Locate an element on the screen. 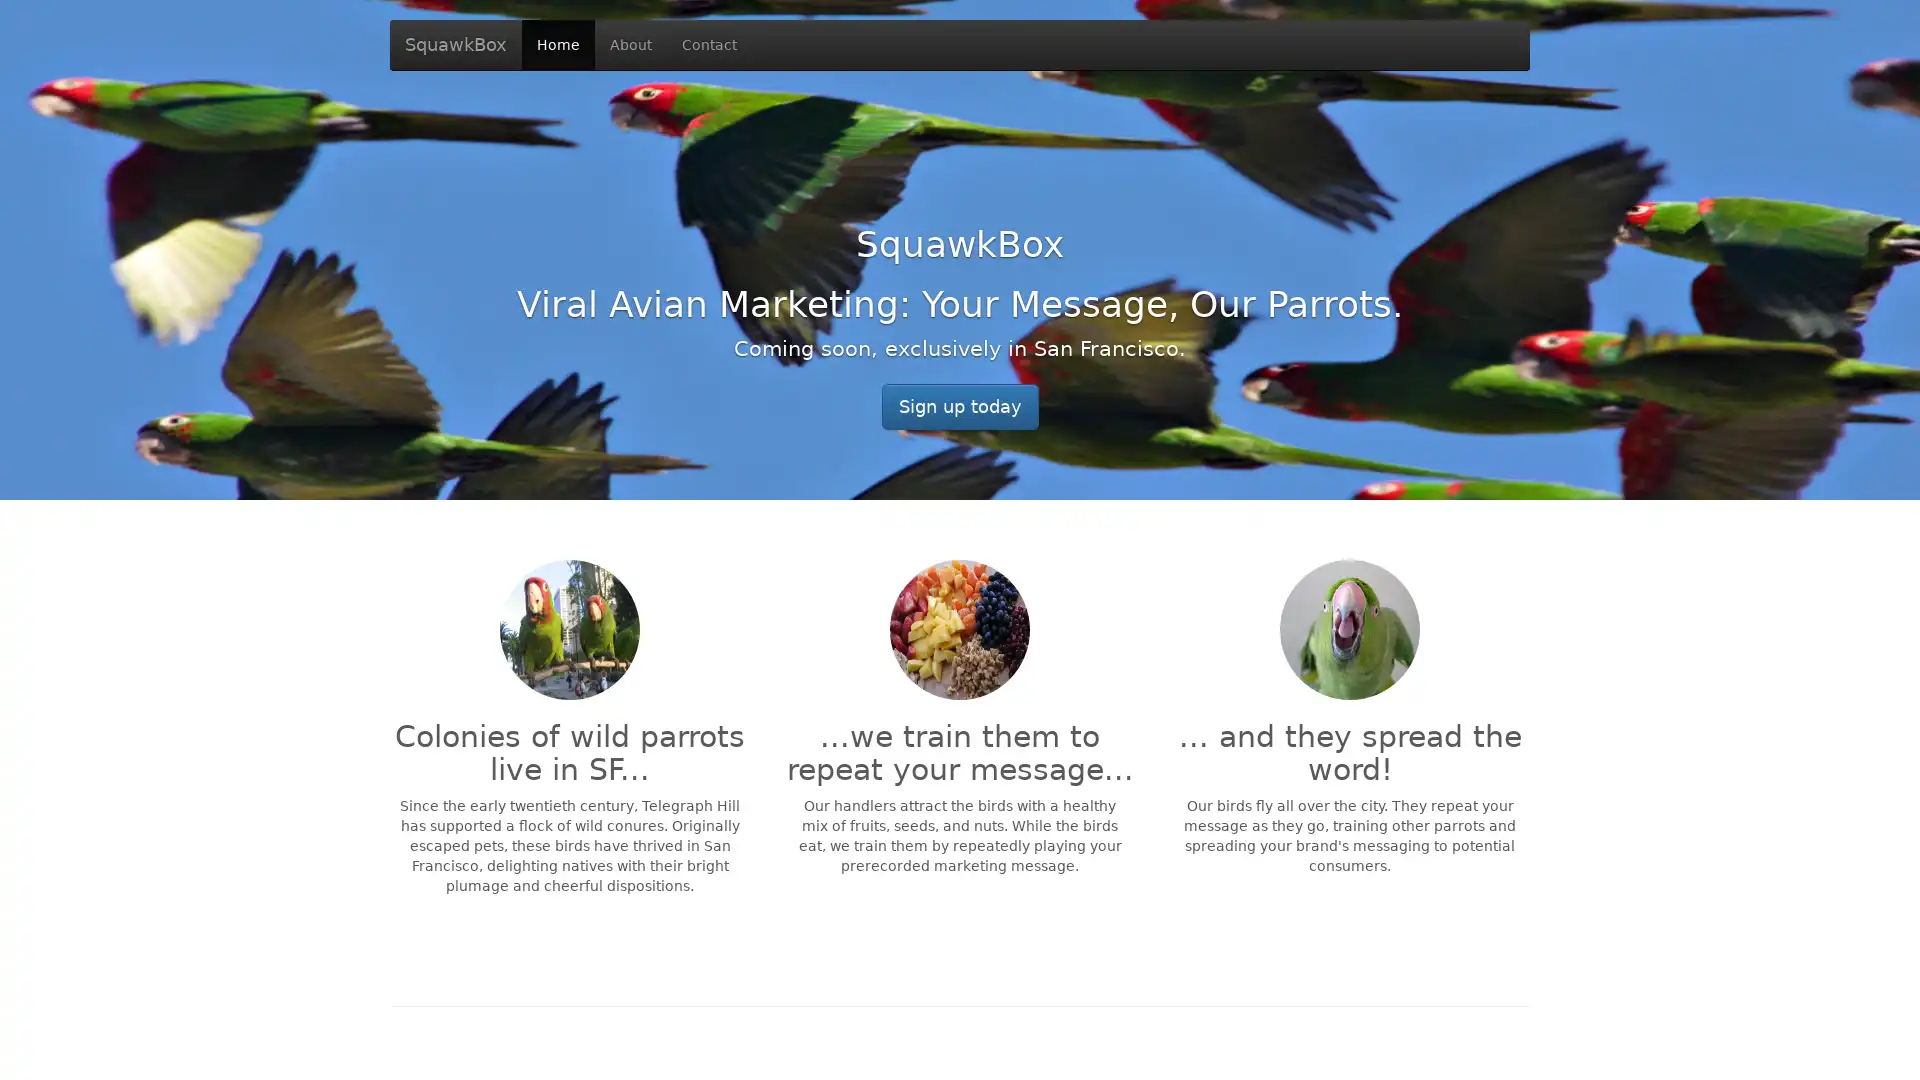  Sign up today is located at coordinates (958, 406).